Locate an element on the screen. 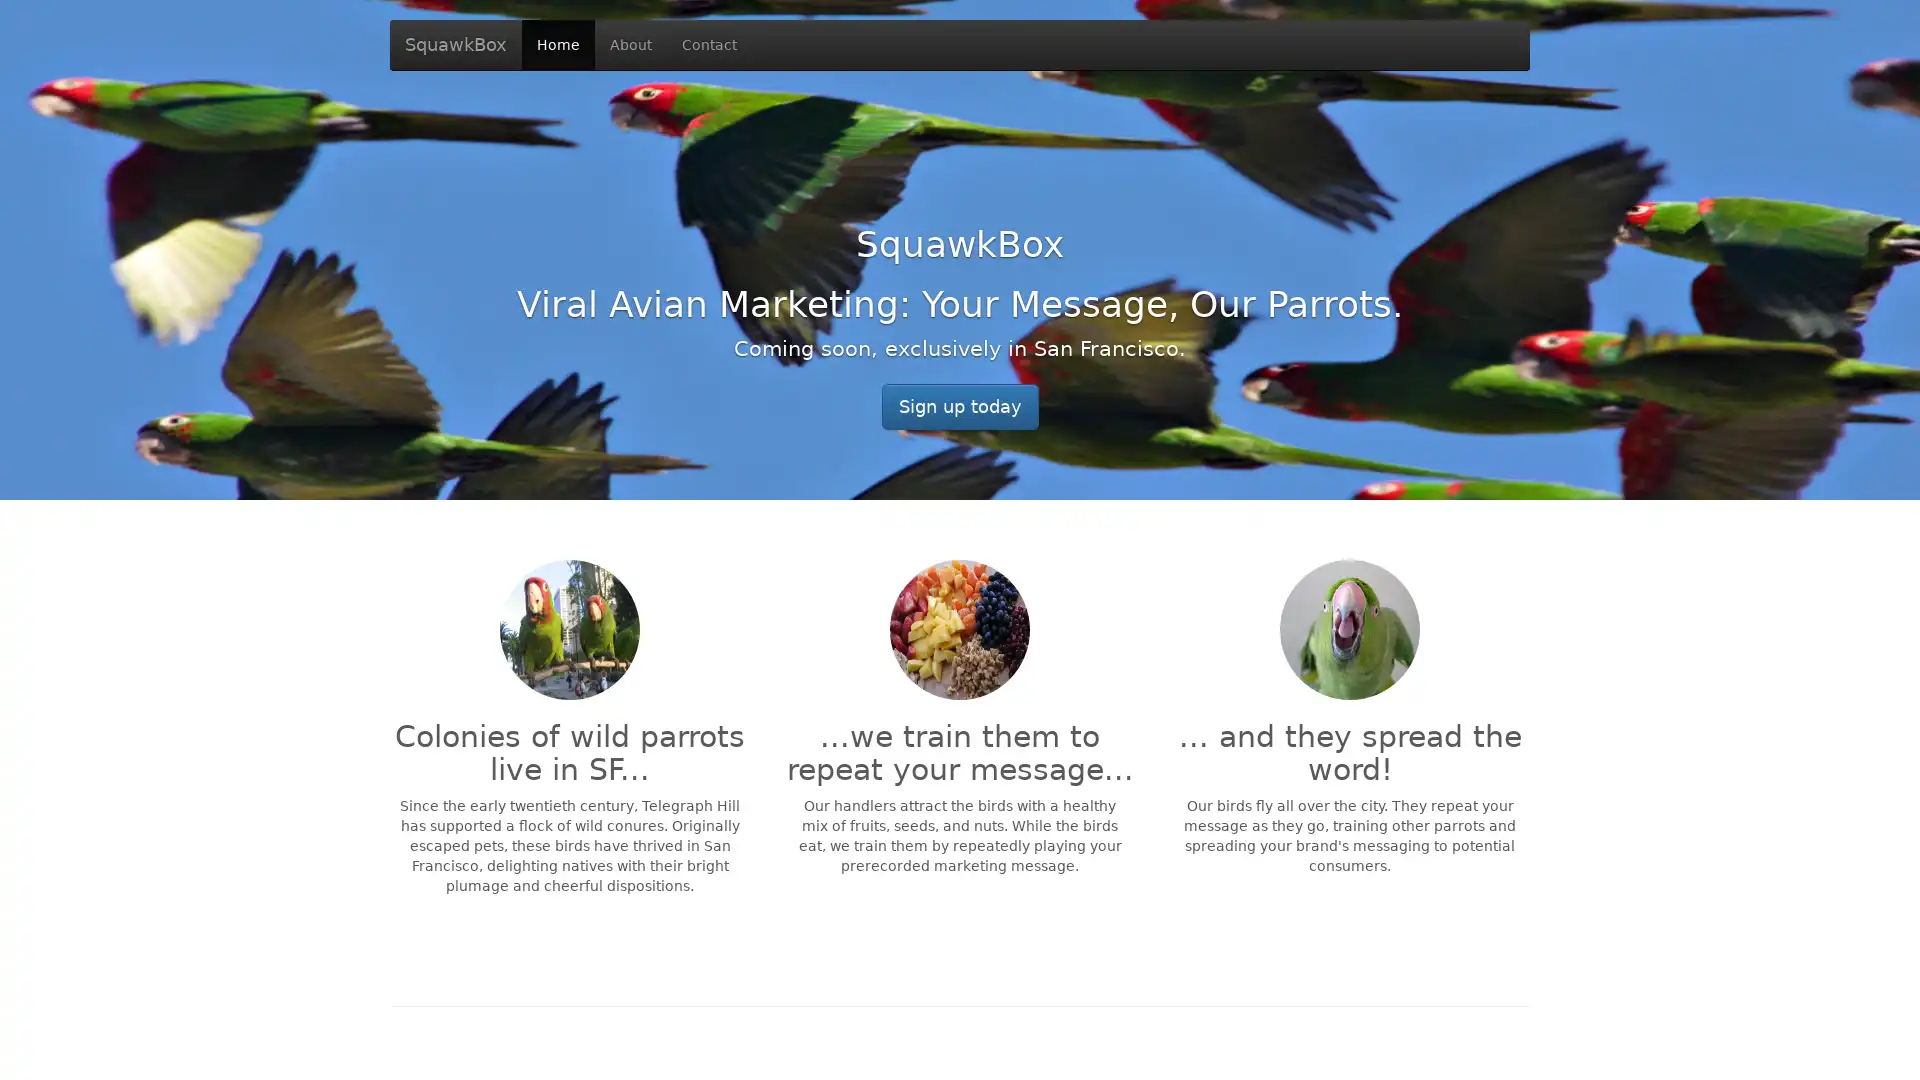  Sign up today is located at coordinates (958, 406).